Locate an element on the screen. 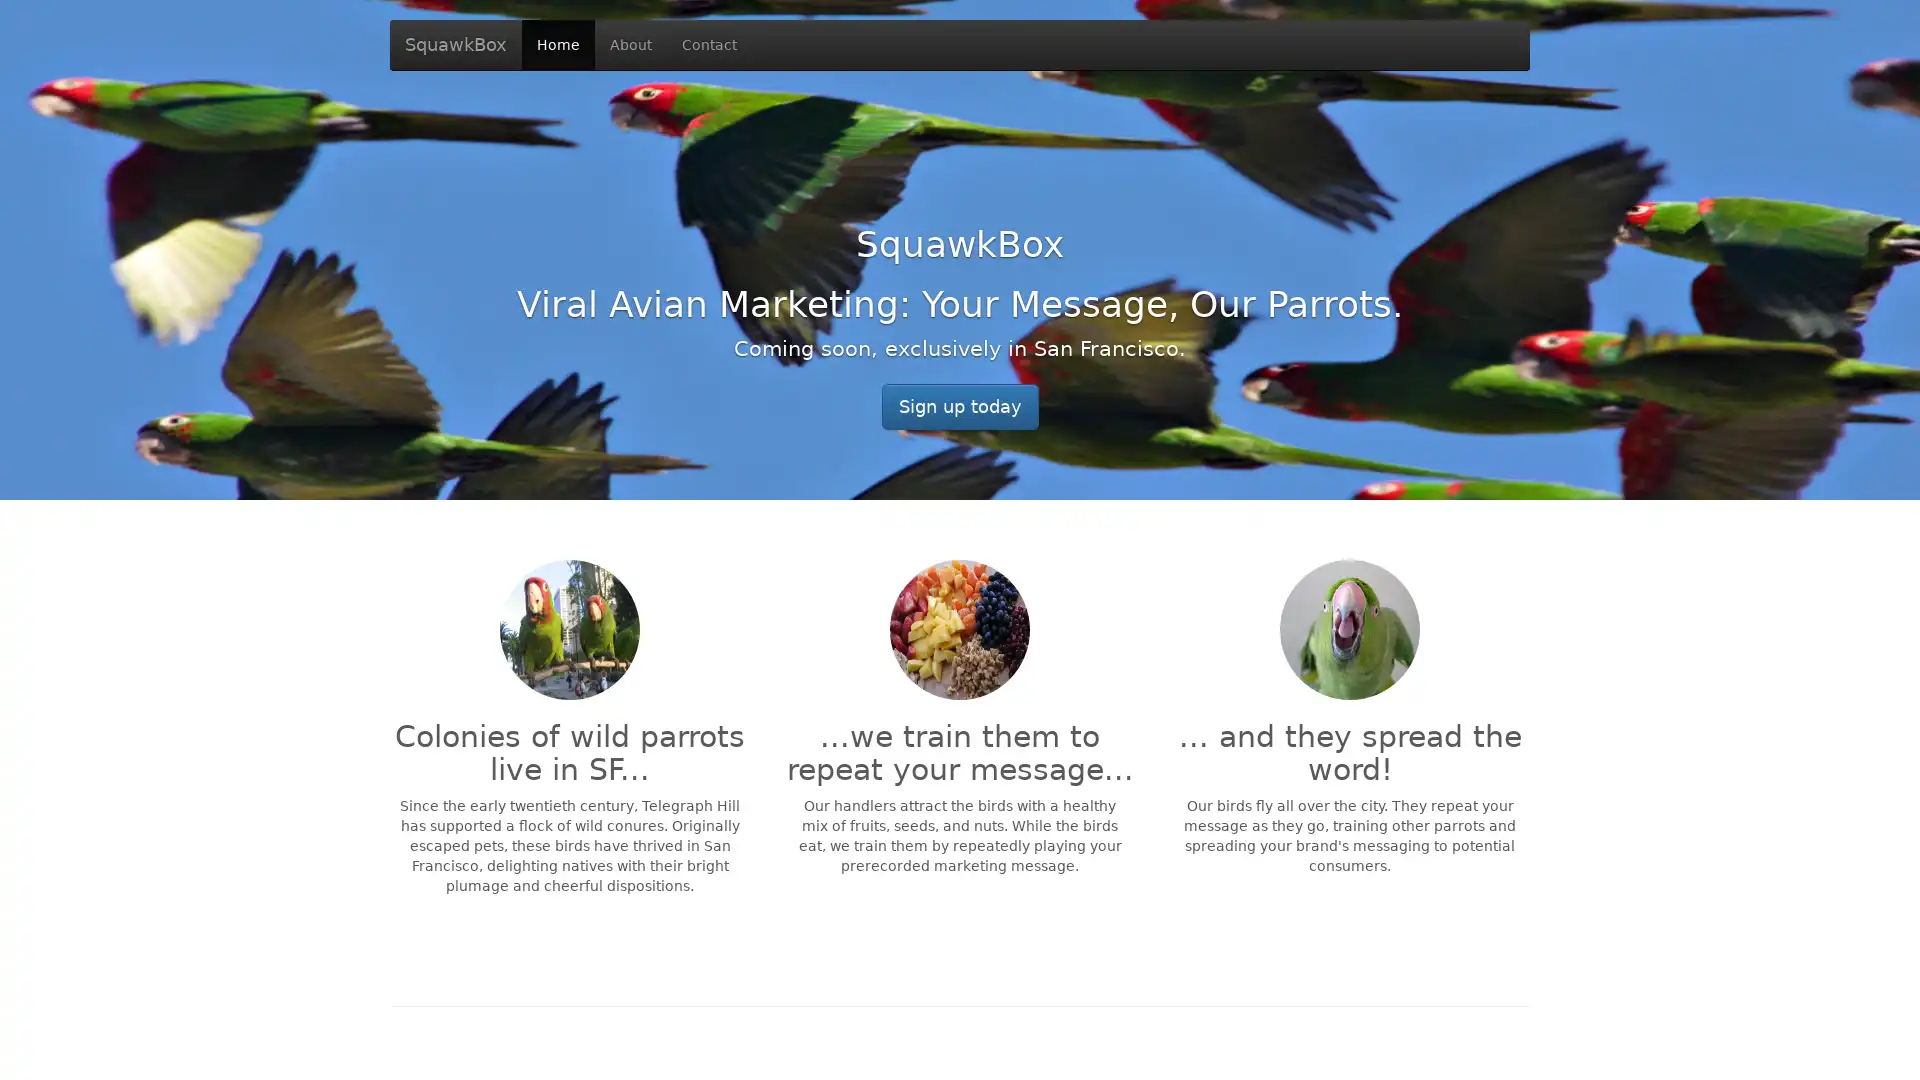  Sign up today is located at coordinates (958, 406).